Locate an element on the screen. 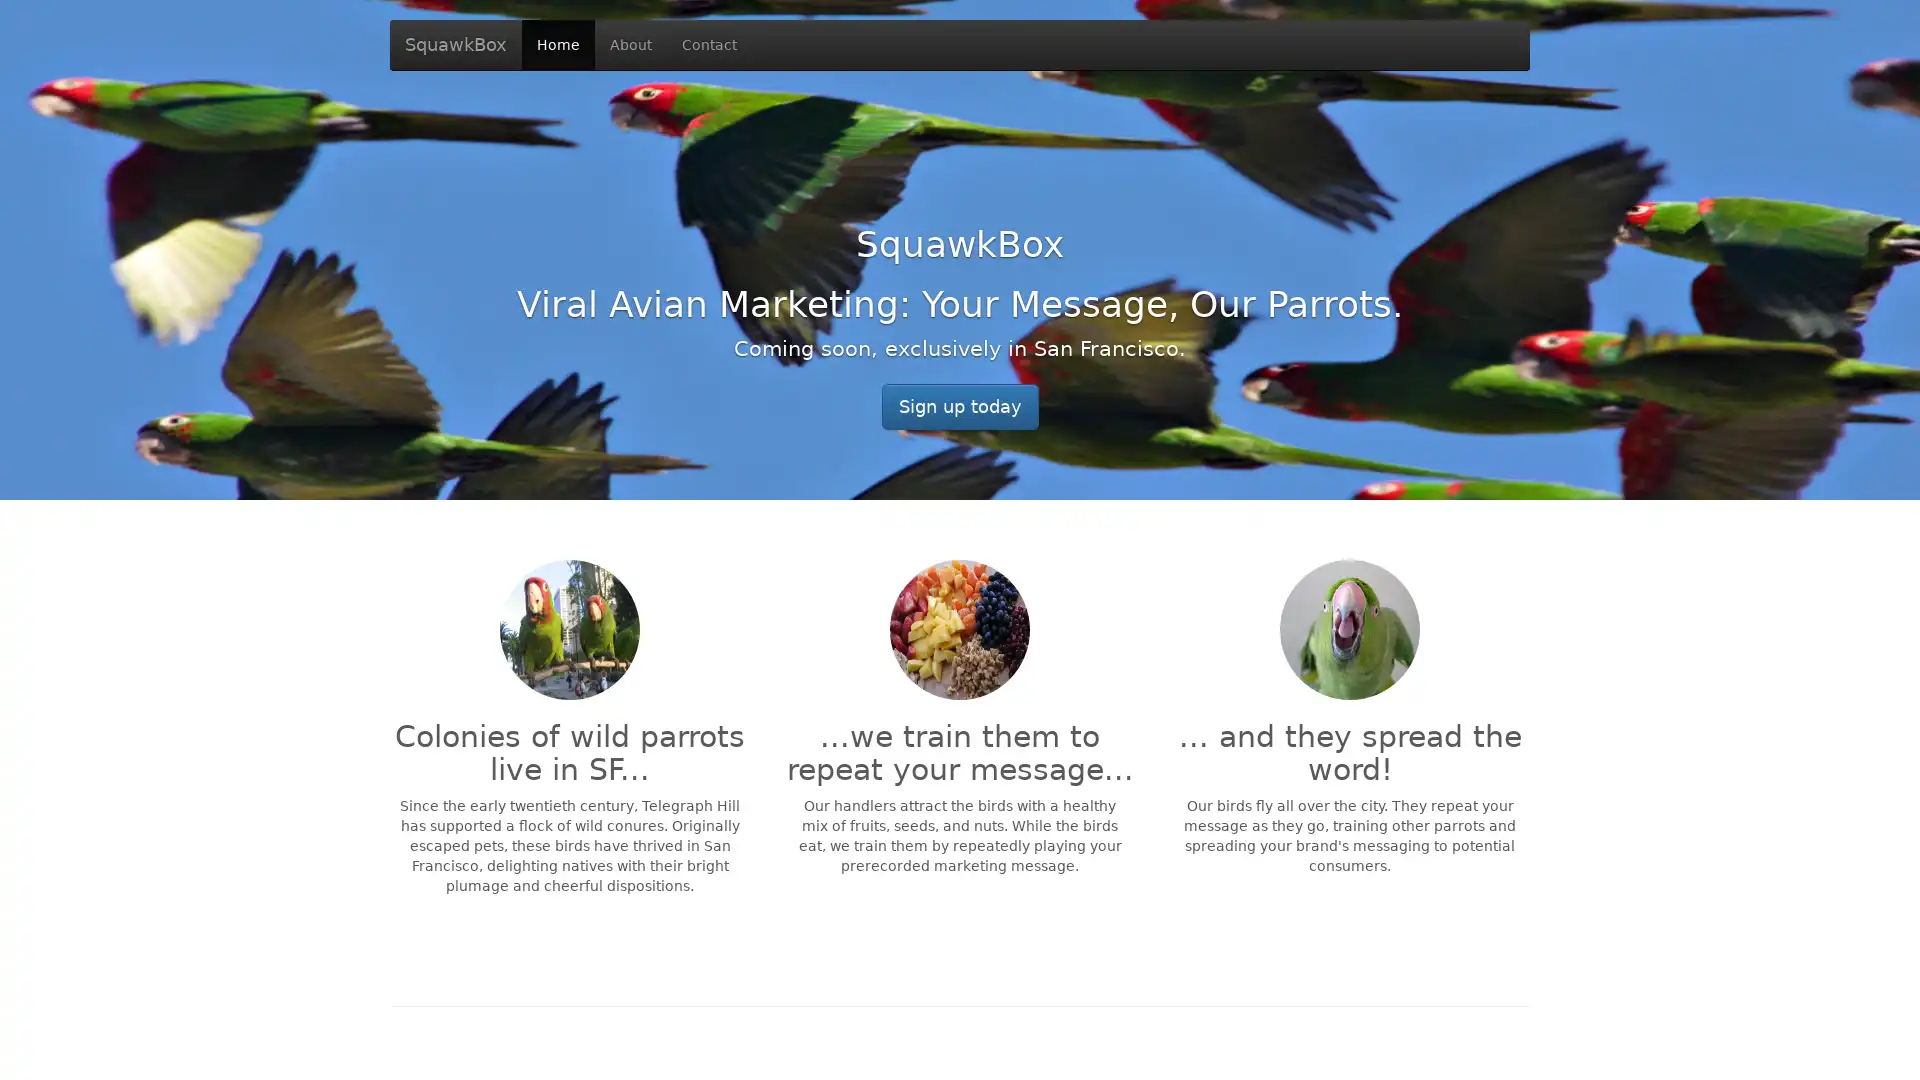  Sign up today is located at coordinates (958, 406).